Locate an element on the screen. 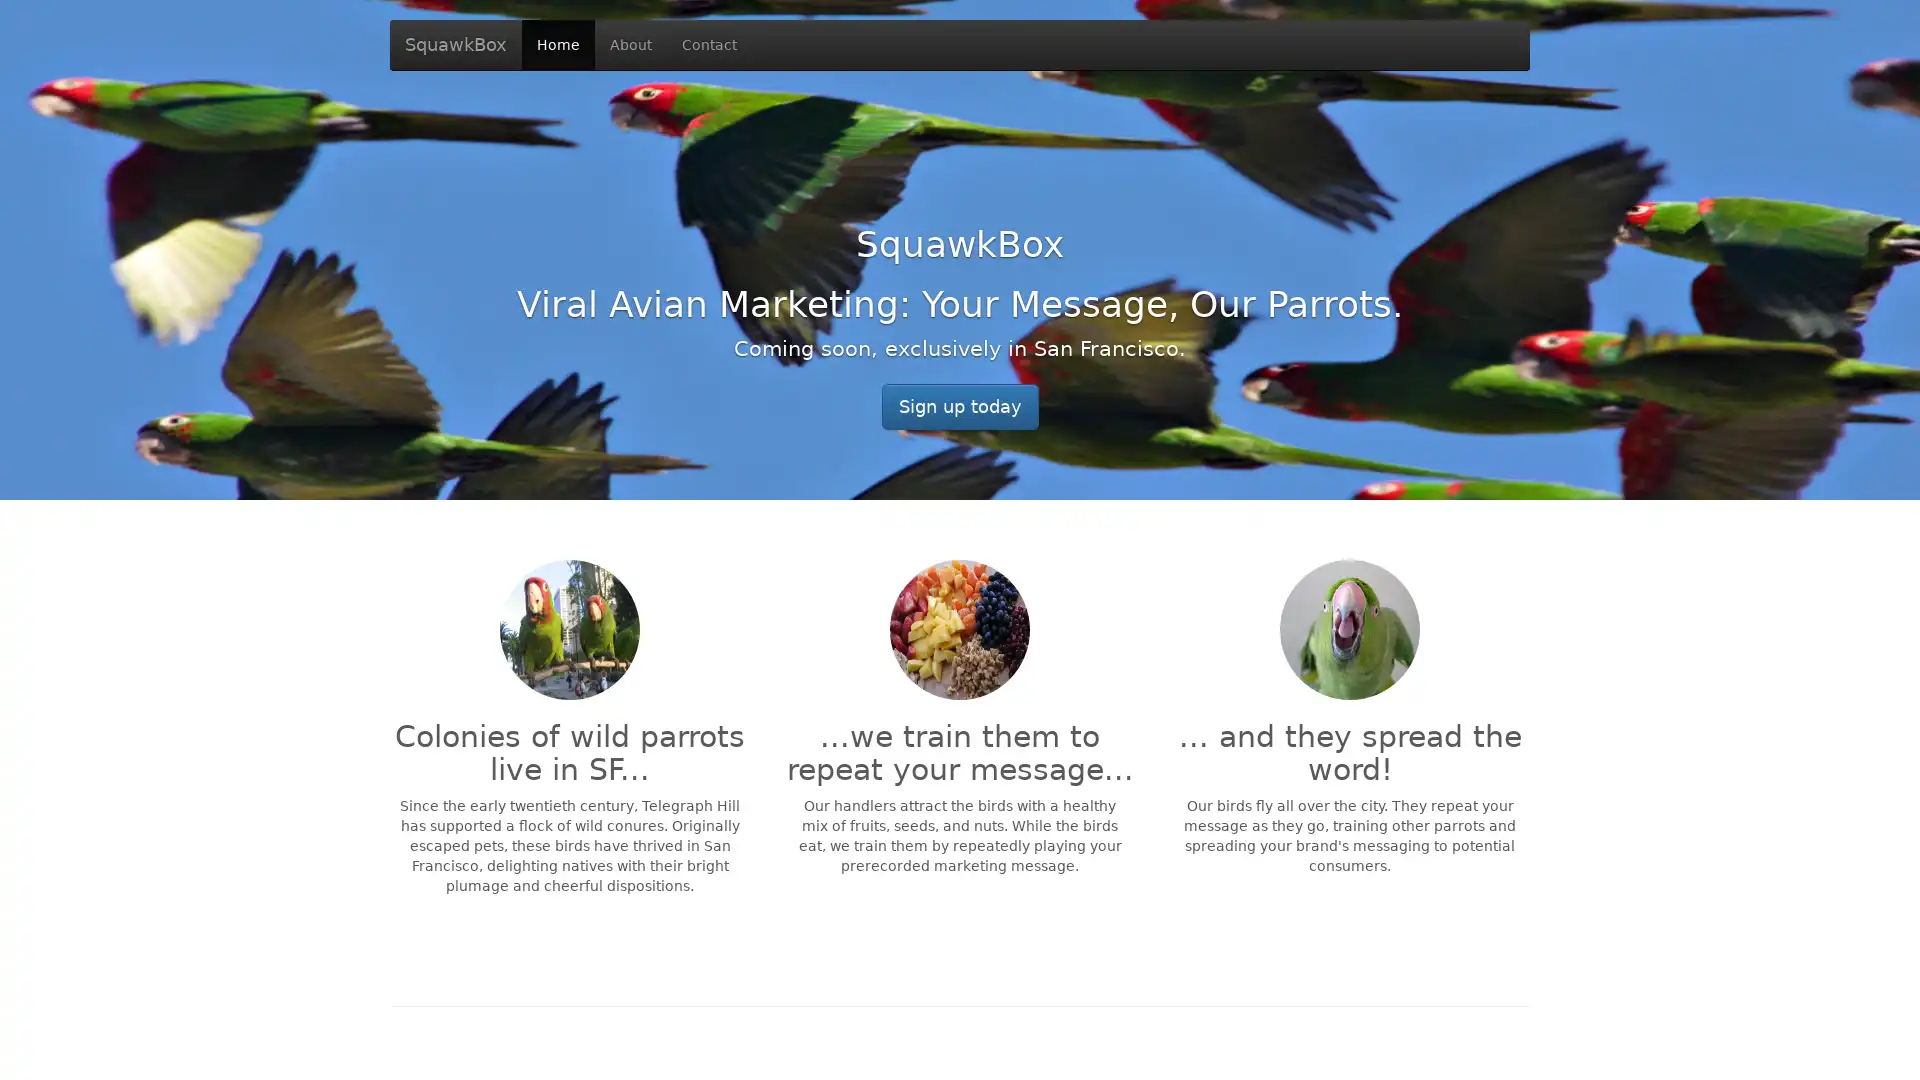  Sign up today is located at coordinates (958, 406).